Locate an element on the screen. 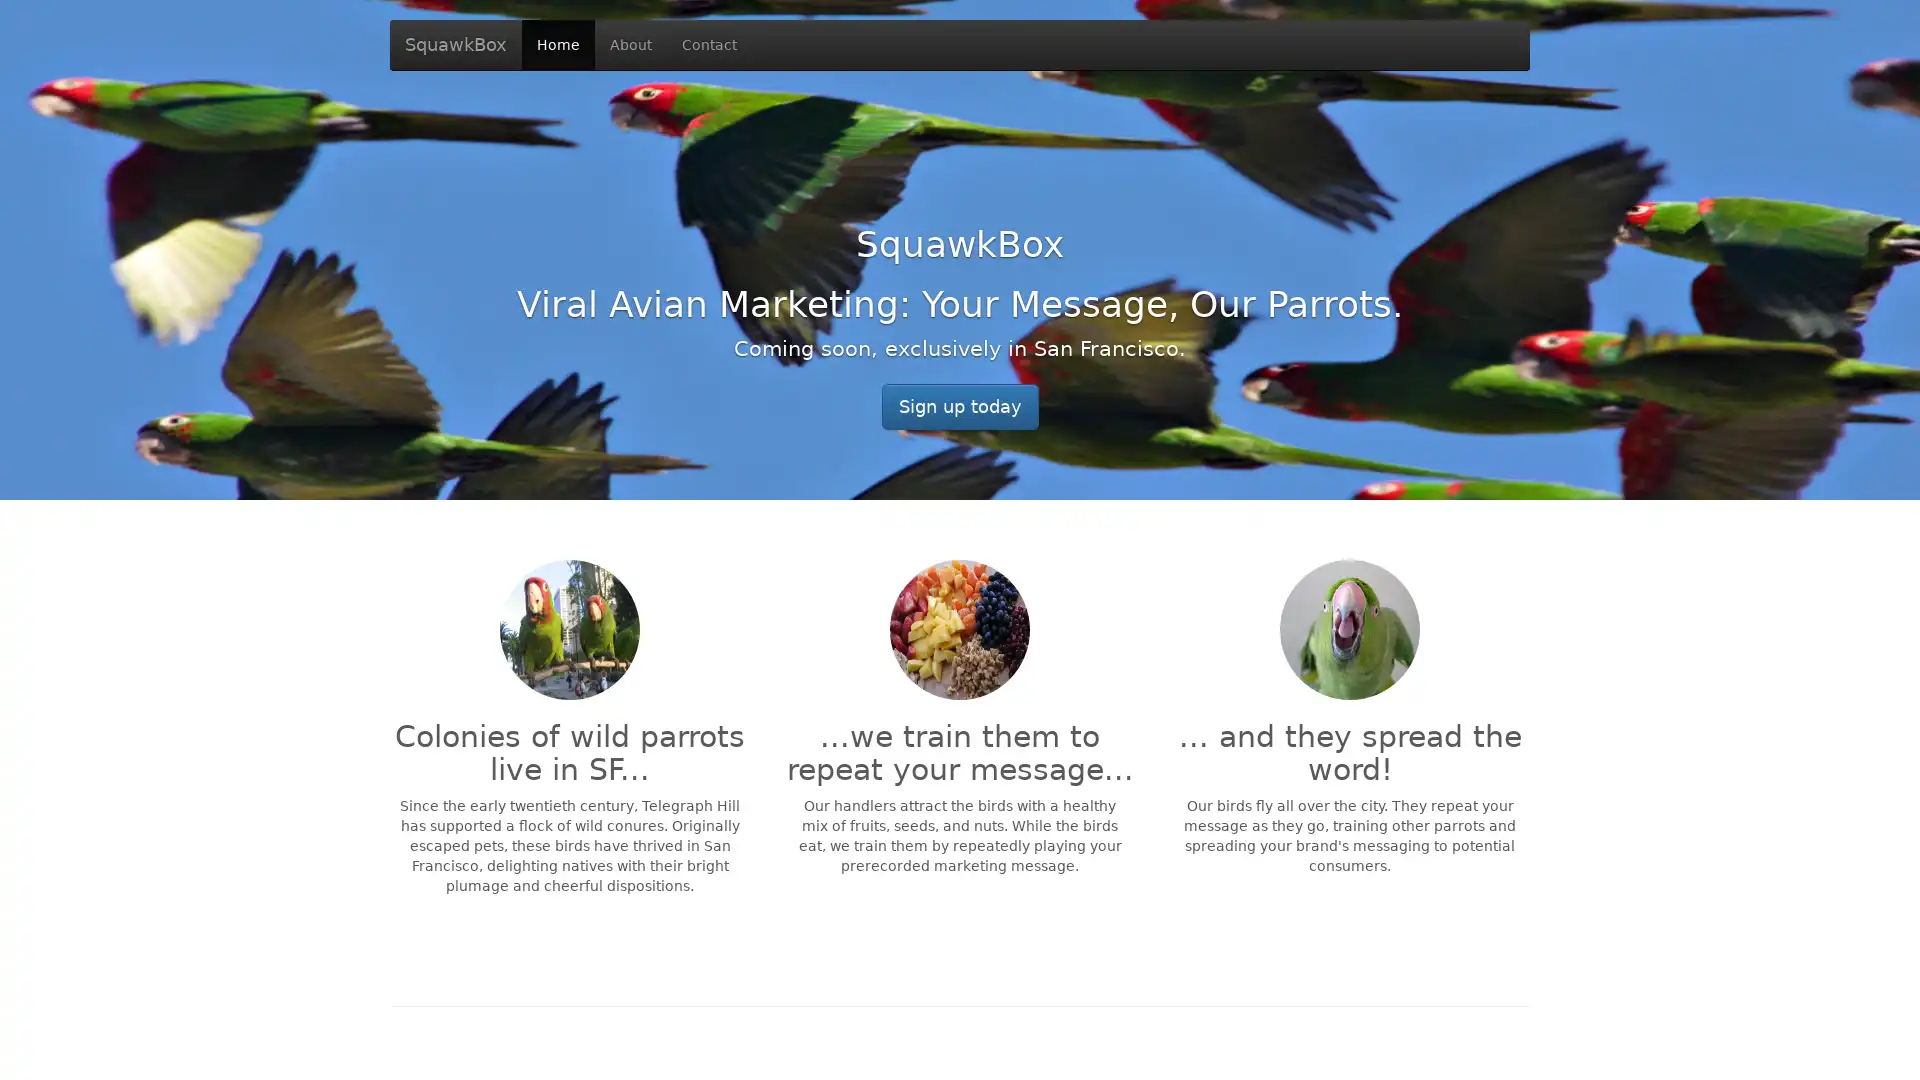  Sign up today is located at coordinates (958, 406).